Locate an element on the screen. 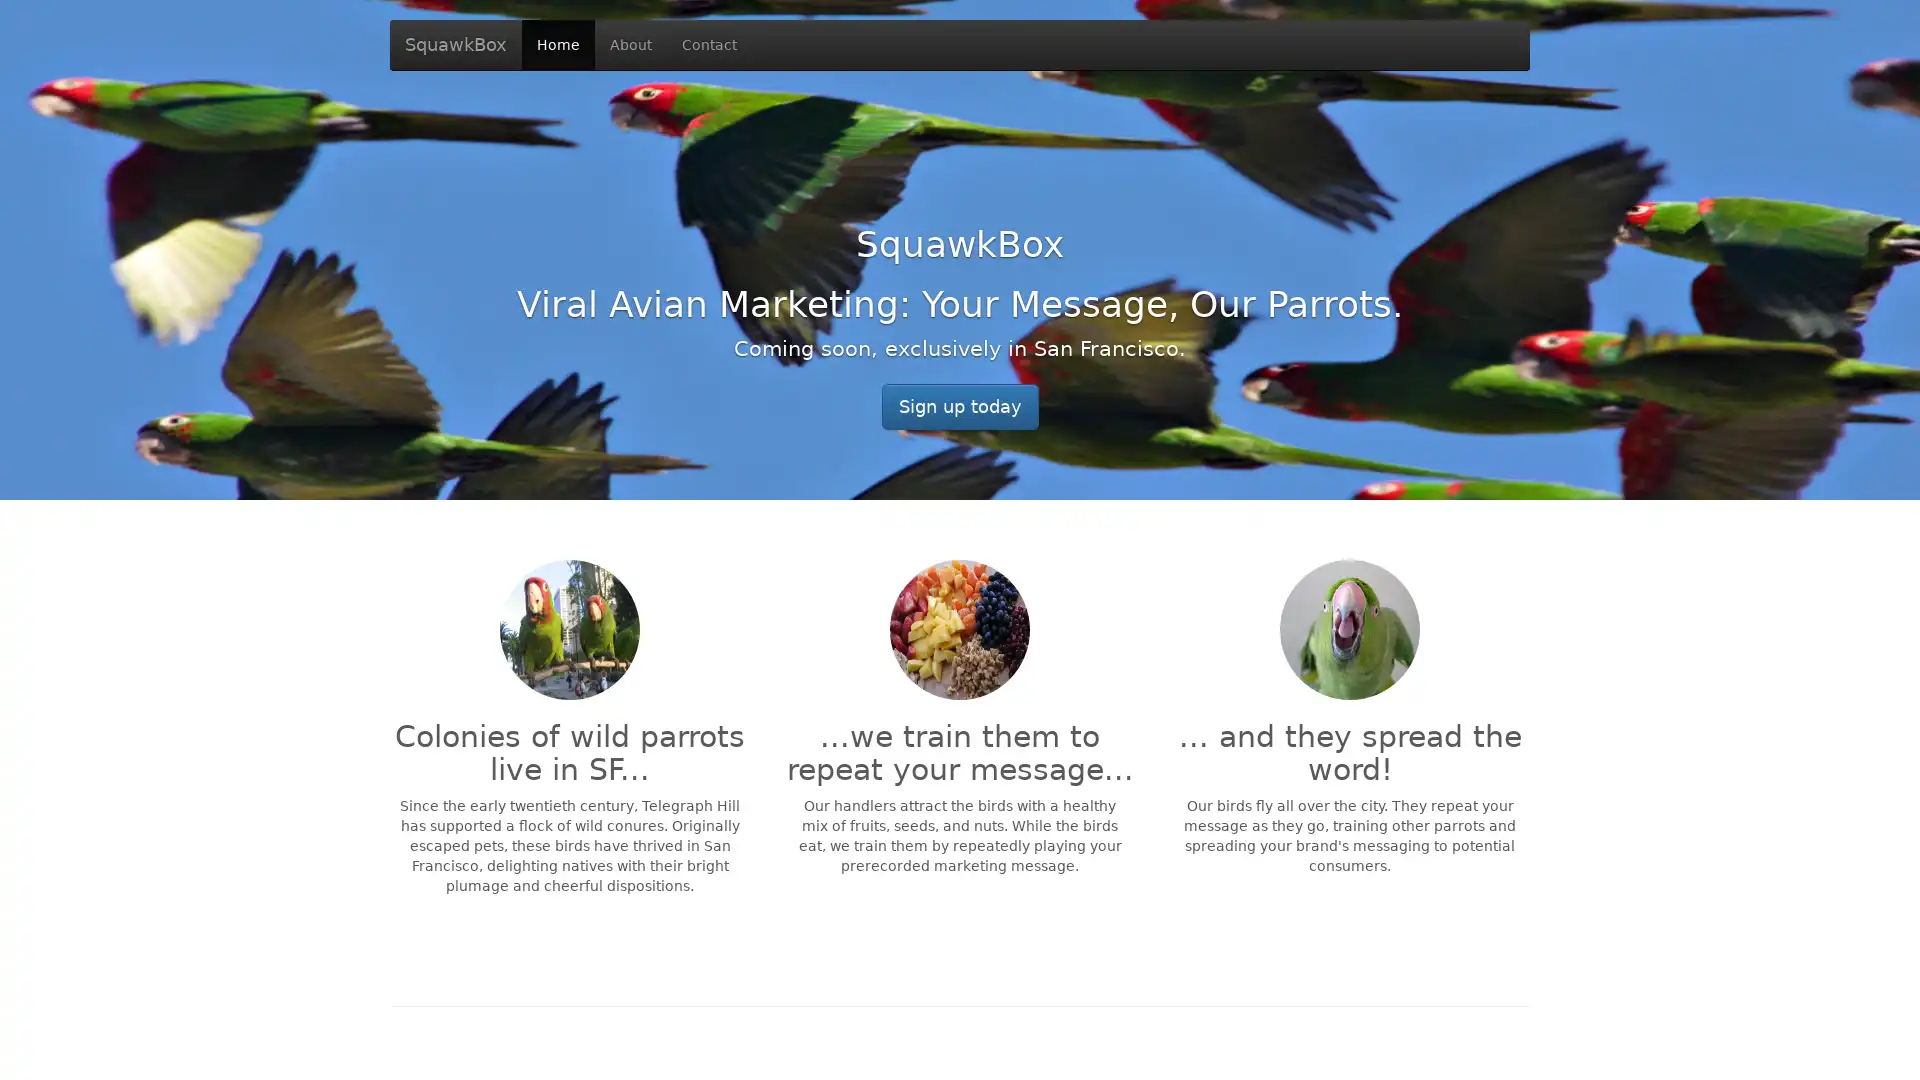  Sign up today is located at coordinates (958, 406).